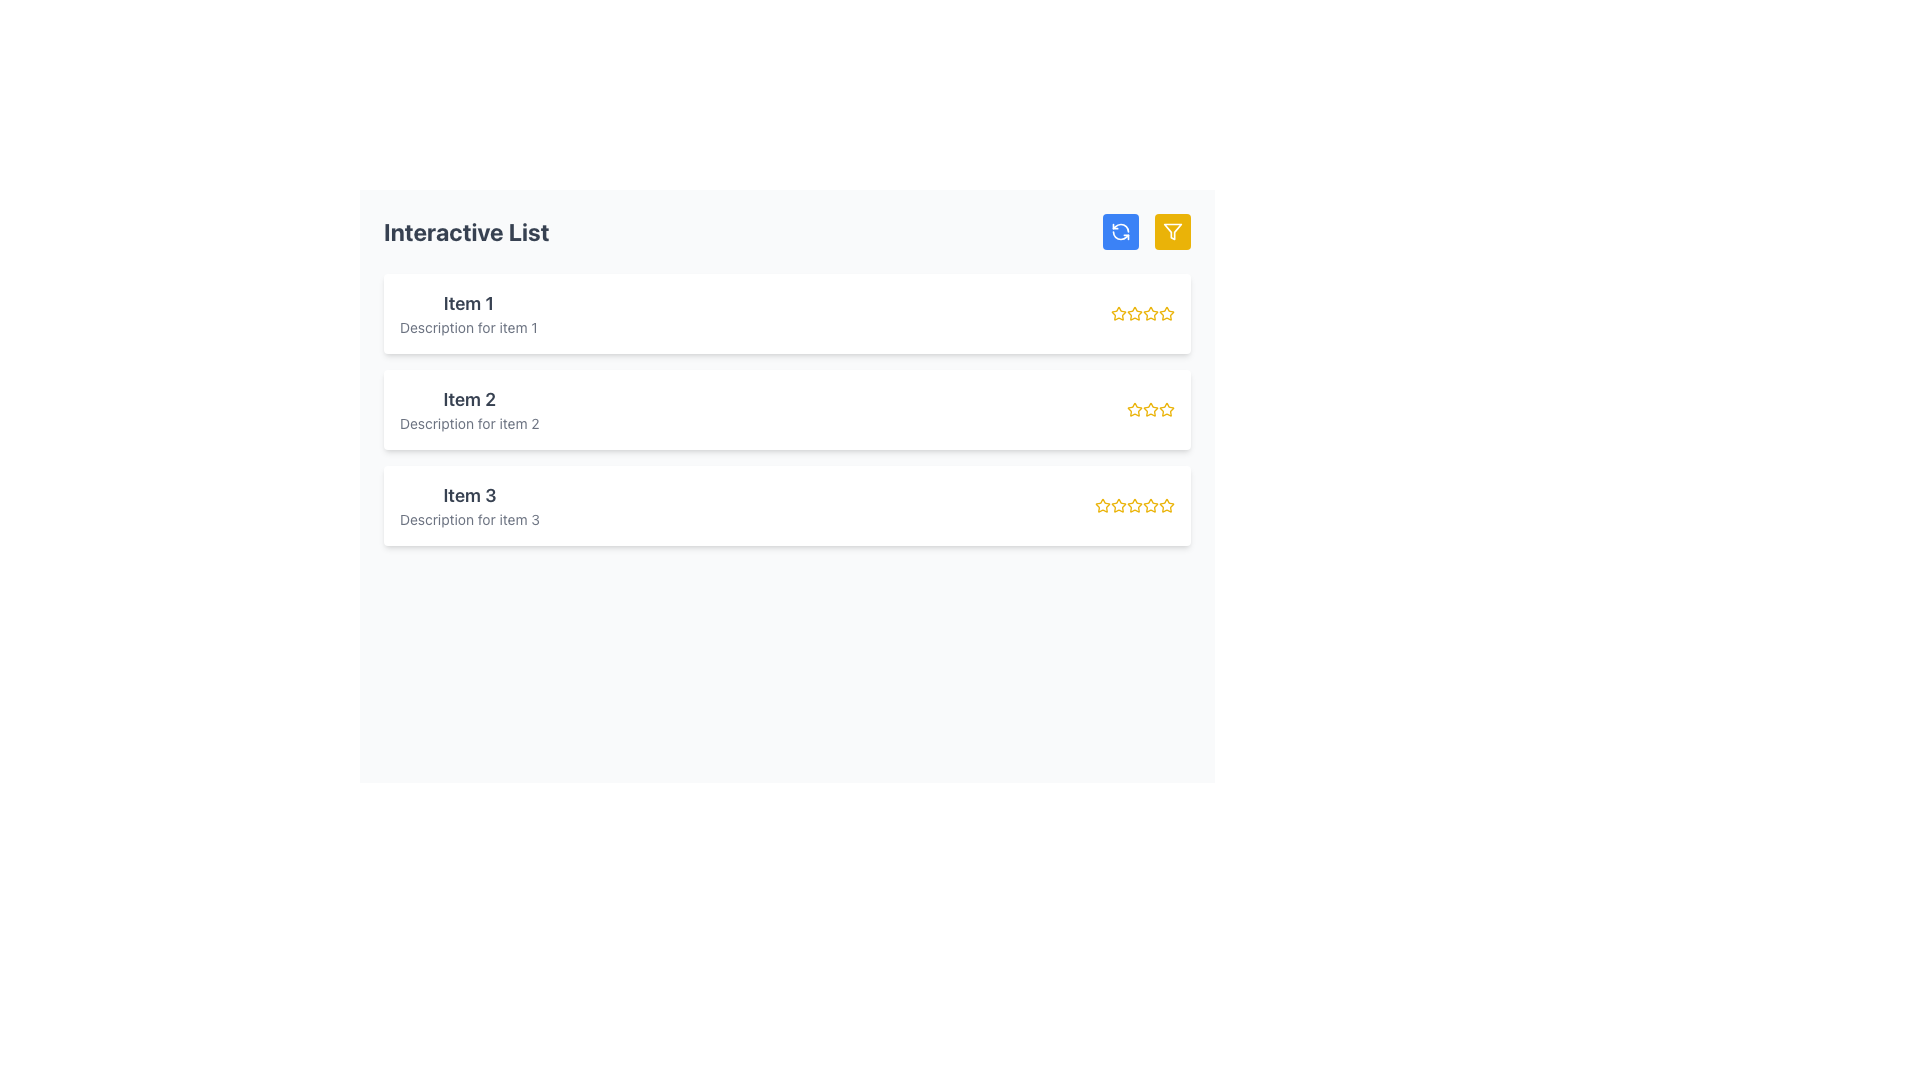 The width and height of the screenshot is (1920, 1080). What do you see at coordinates (1166, 408) in the screenshot?
I see `the second star-shaped icon in the rating section for the second item in the list, which is yellow and outlined` at bounding box center [1166, 408].